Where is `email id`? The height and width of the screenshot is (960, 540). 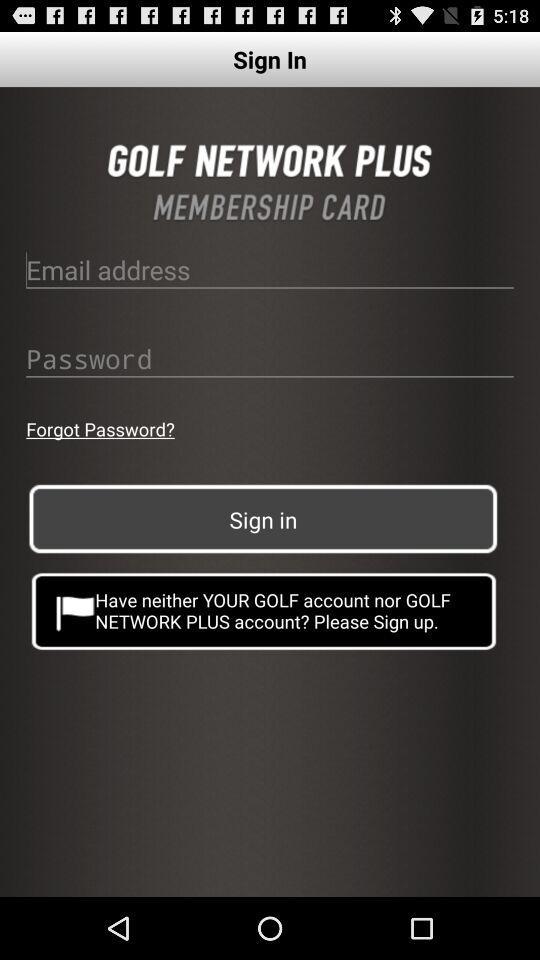 email id is located at coordinates (270, 268).